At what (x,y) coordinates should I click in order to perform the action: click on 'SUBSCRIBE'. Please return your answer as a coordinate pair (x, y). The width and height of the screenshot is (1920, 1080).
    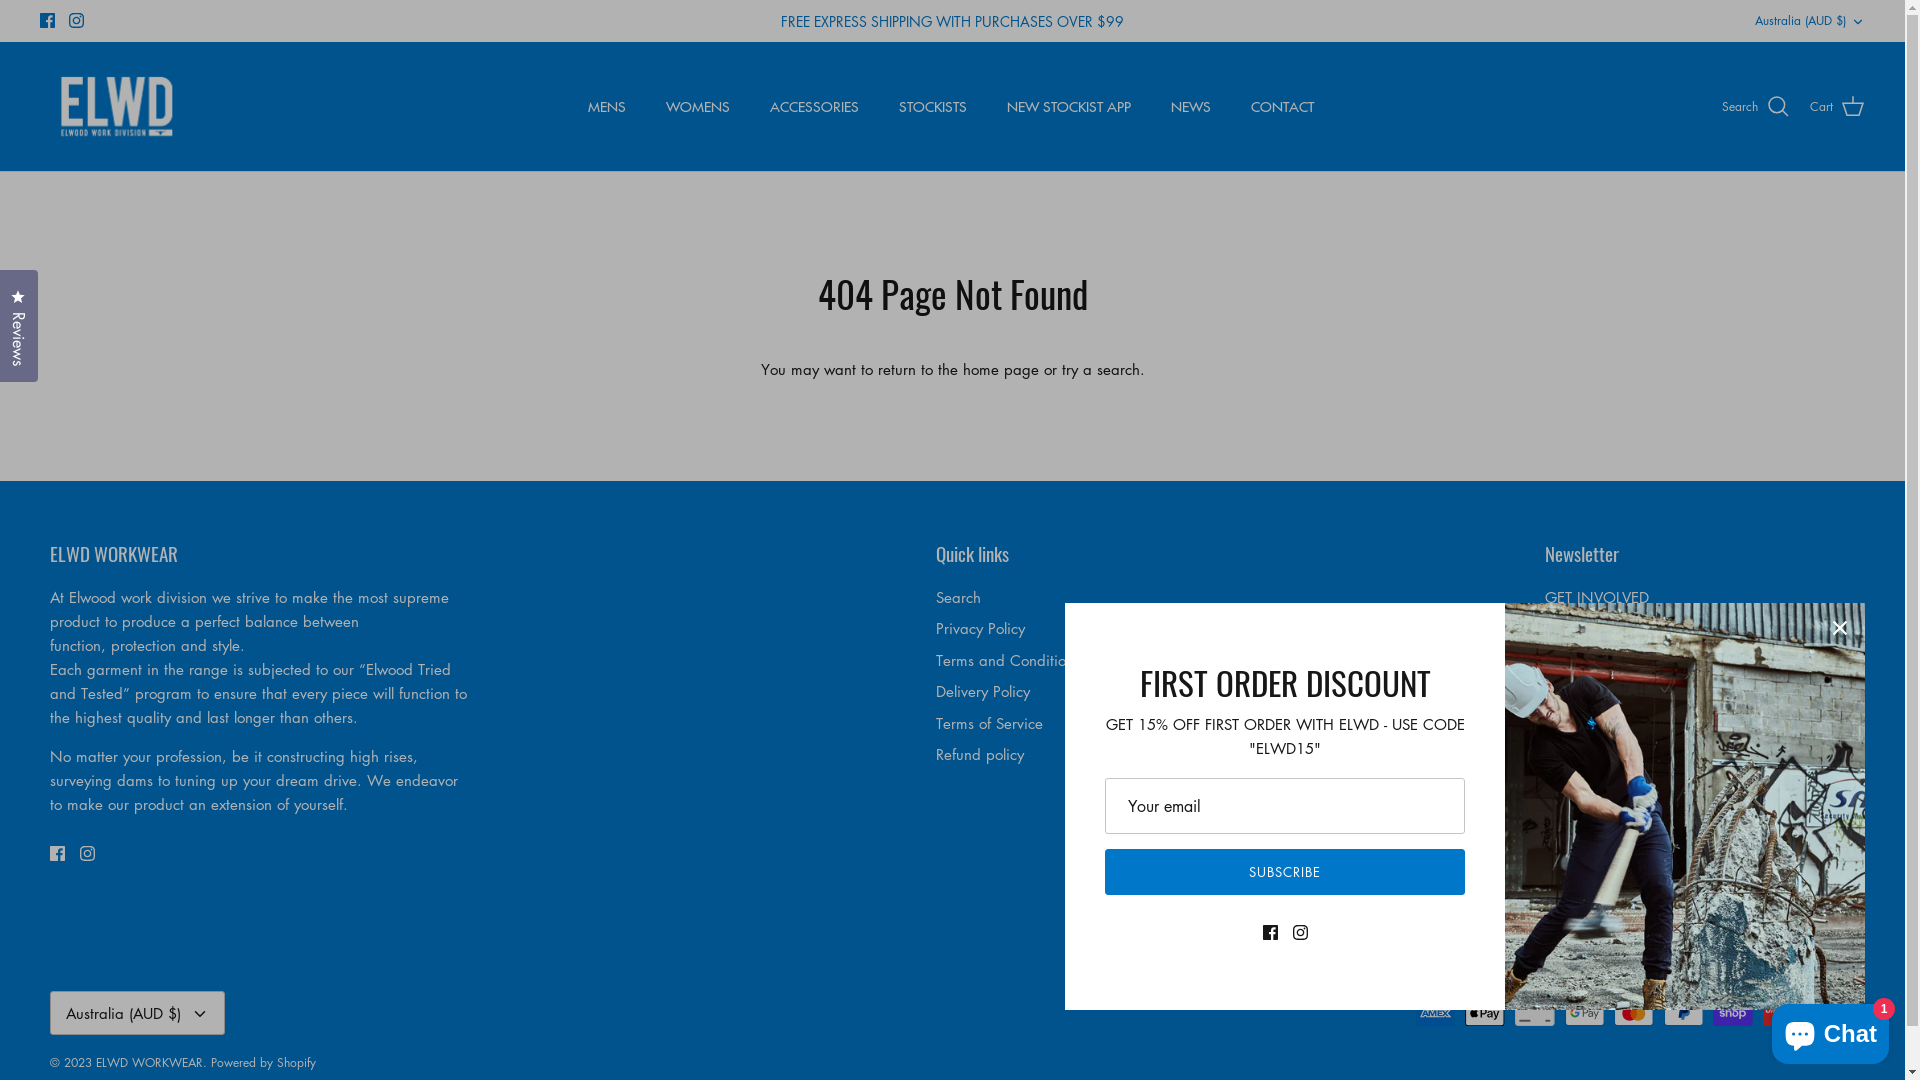
    Looking at the image, I should click on (1285, 870).